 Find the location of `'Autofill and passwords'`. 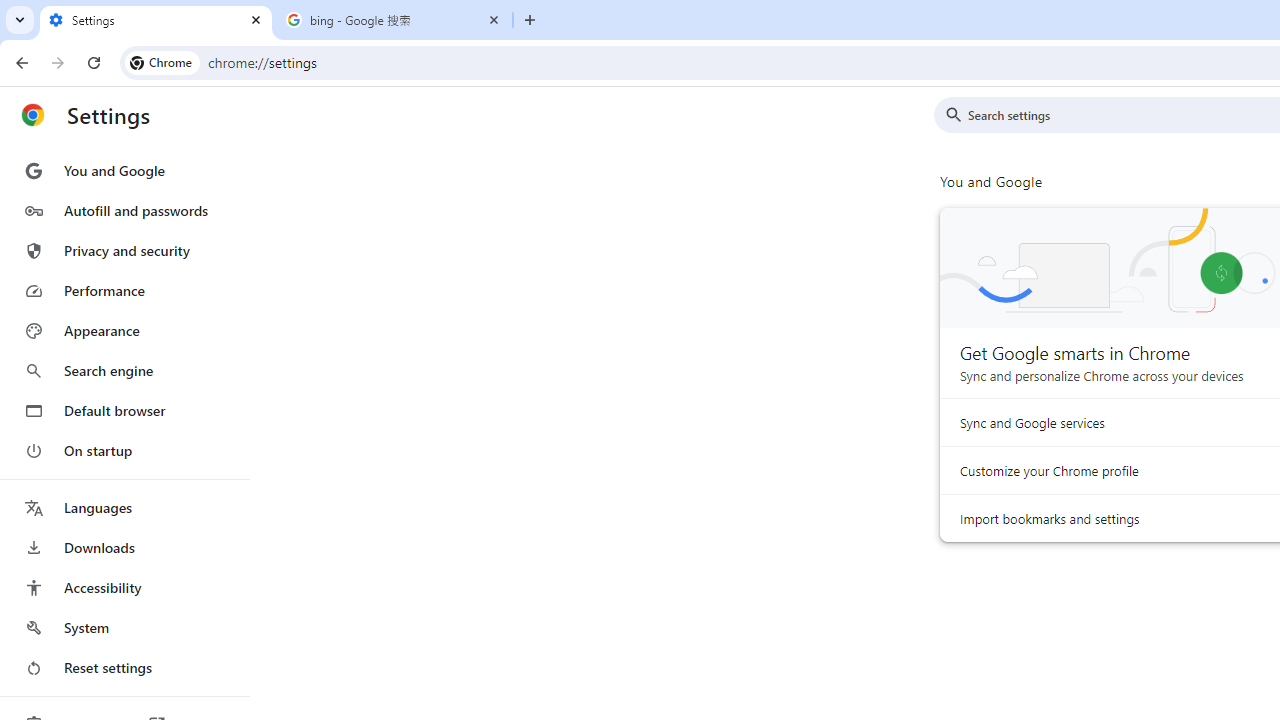

'Autofill and passwords' is located at coordinates (123, 210).